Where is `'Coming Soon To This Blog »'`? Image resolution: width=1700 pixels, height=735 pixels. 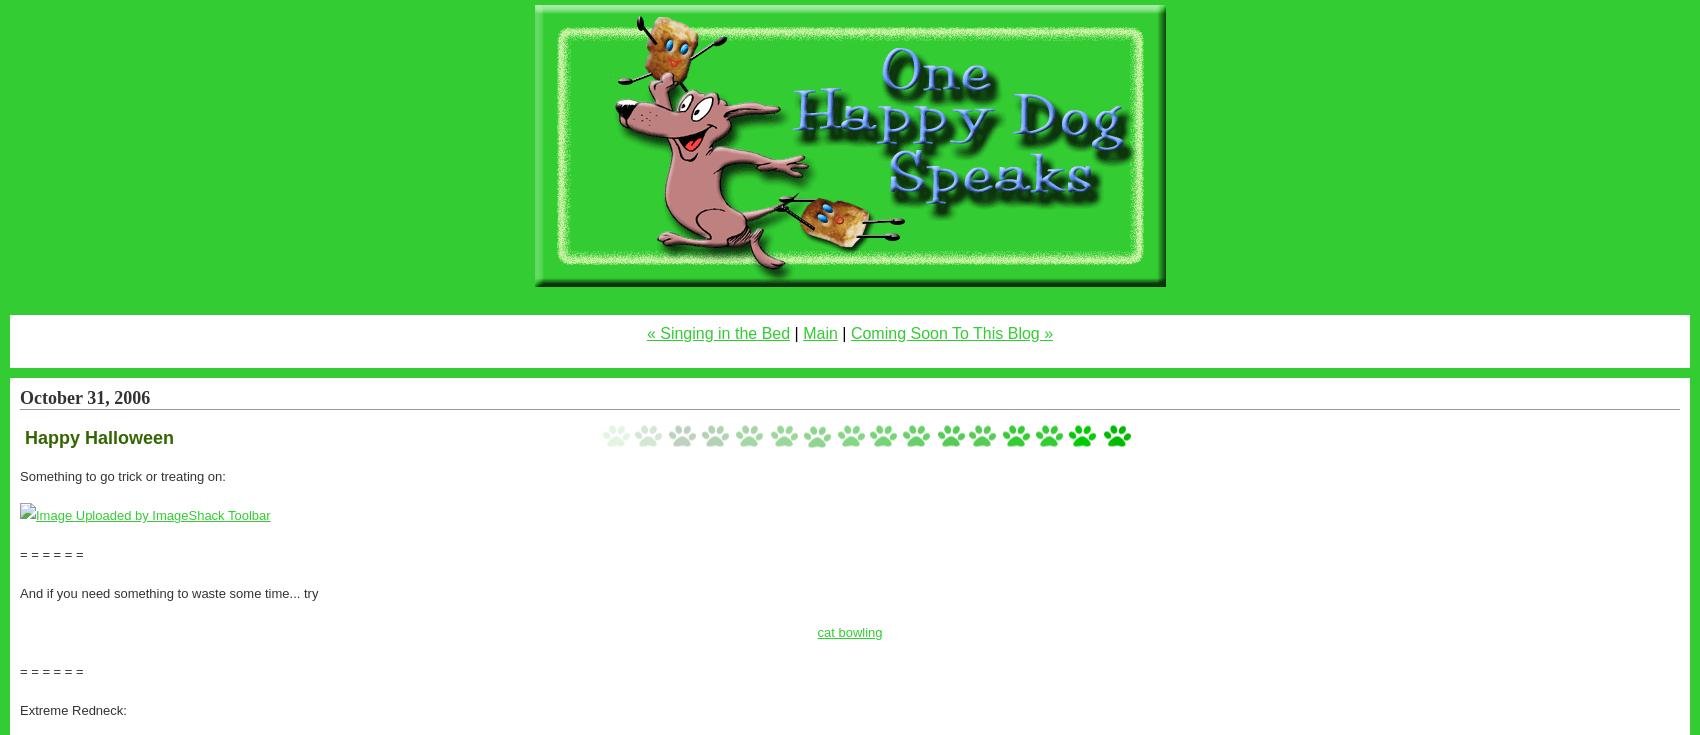 'Coming Soon To This Blog »' is located at coordinates (951, 332).